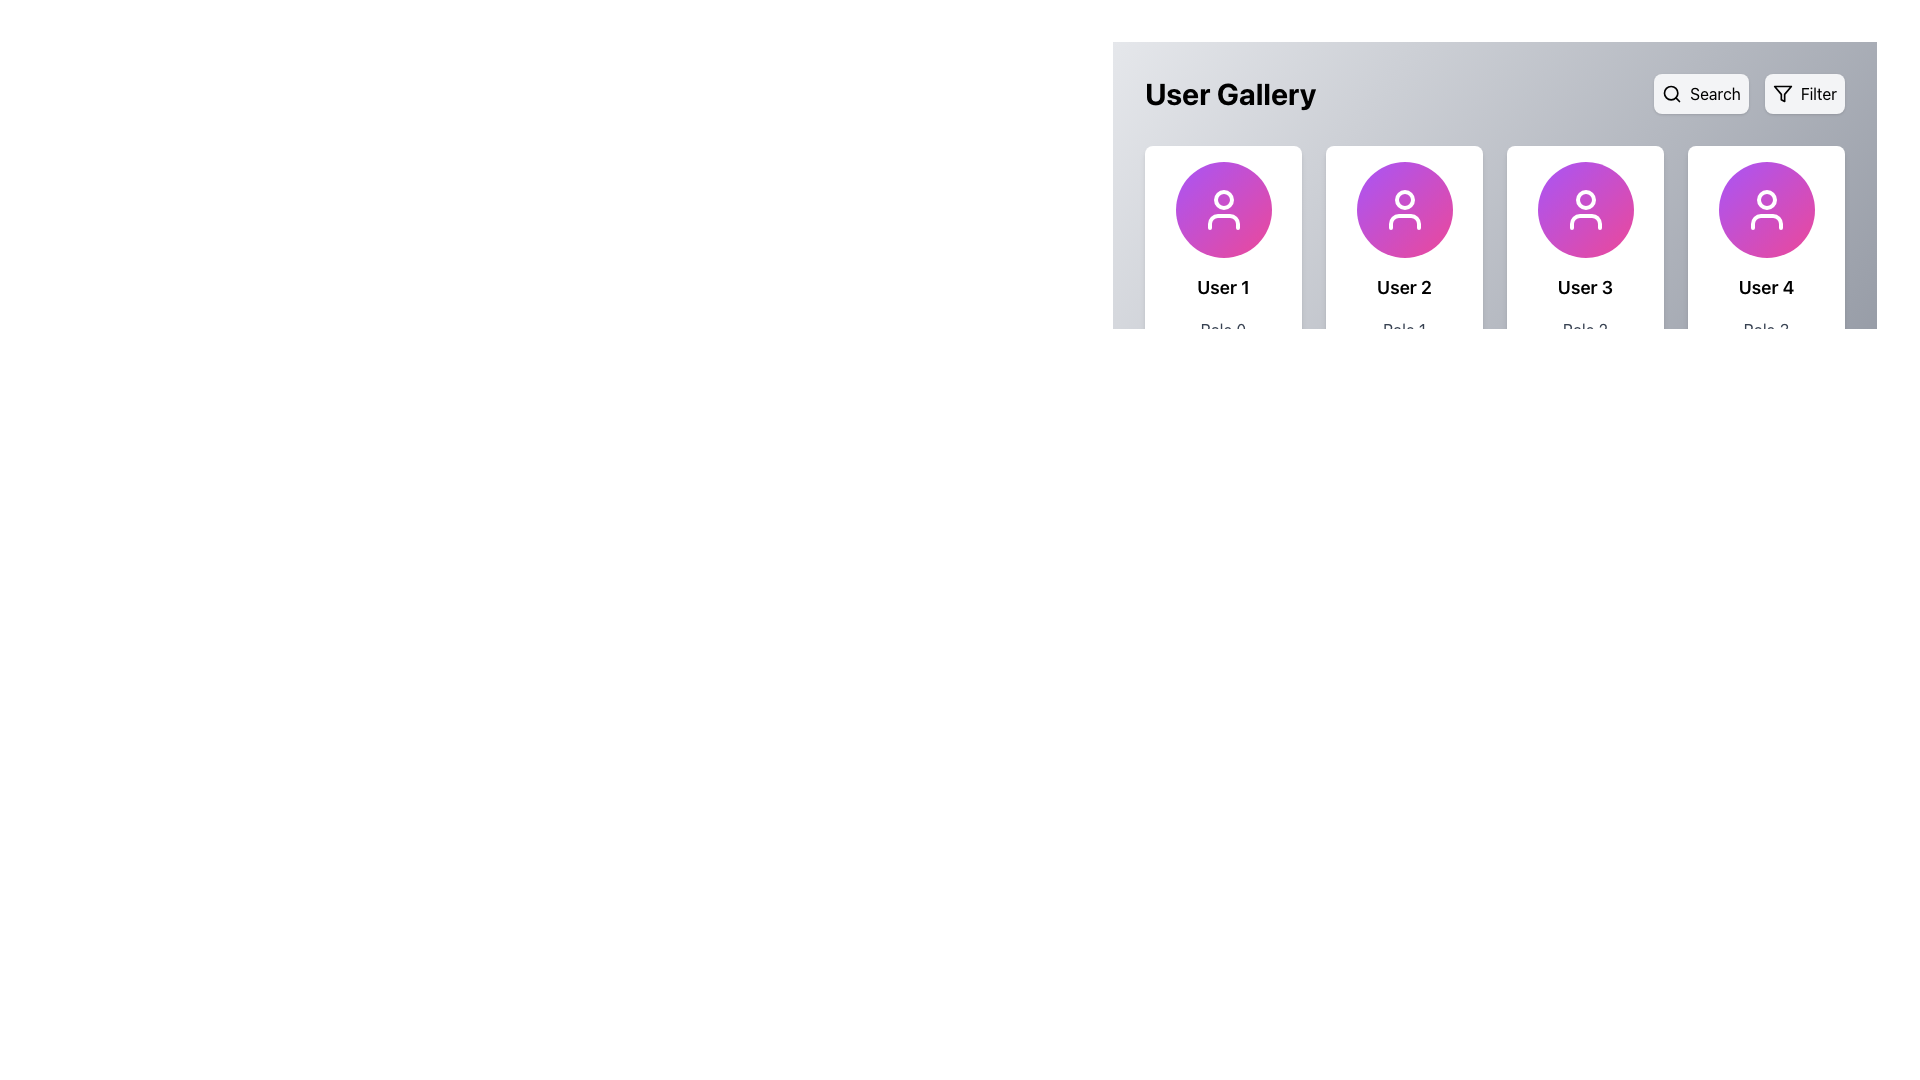  I want to click on the graphical circle component of the magnifying glass icon, so click(1671, 93).